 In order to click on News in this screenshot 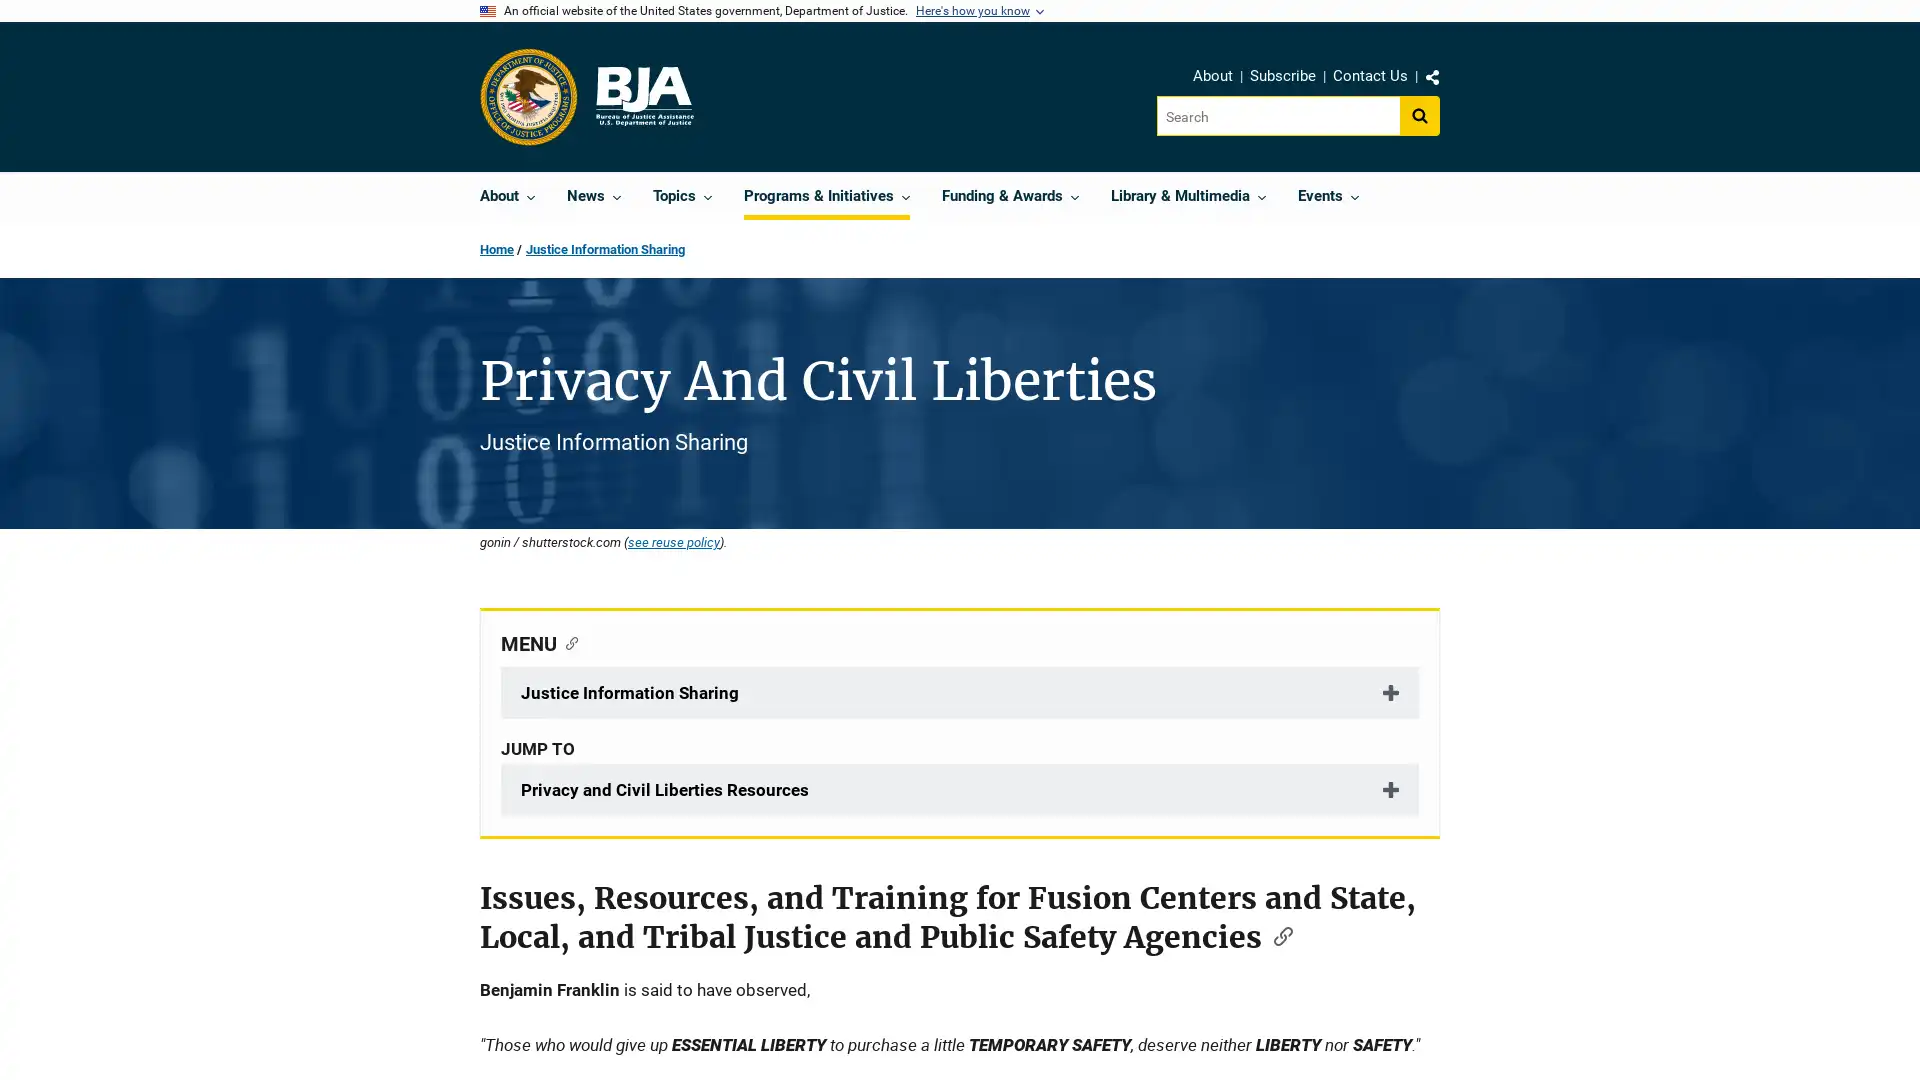, I will do `click(593, 196)`.